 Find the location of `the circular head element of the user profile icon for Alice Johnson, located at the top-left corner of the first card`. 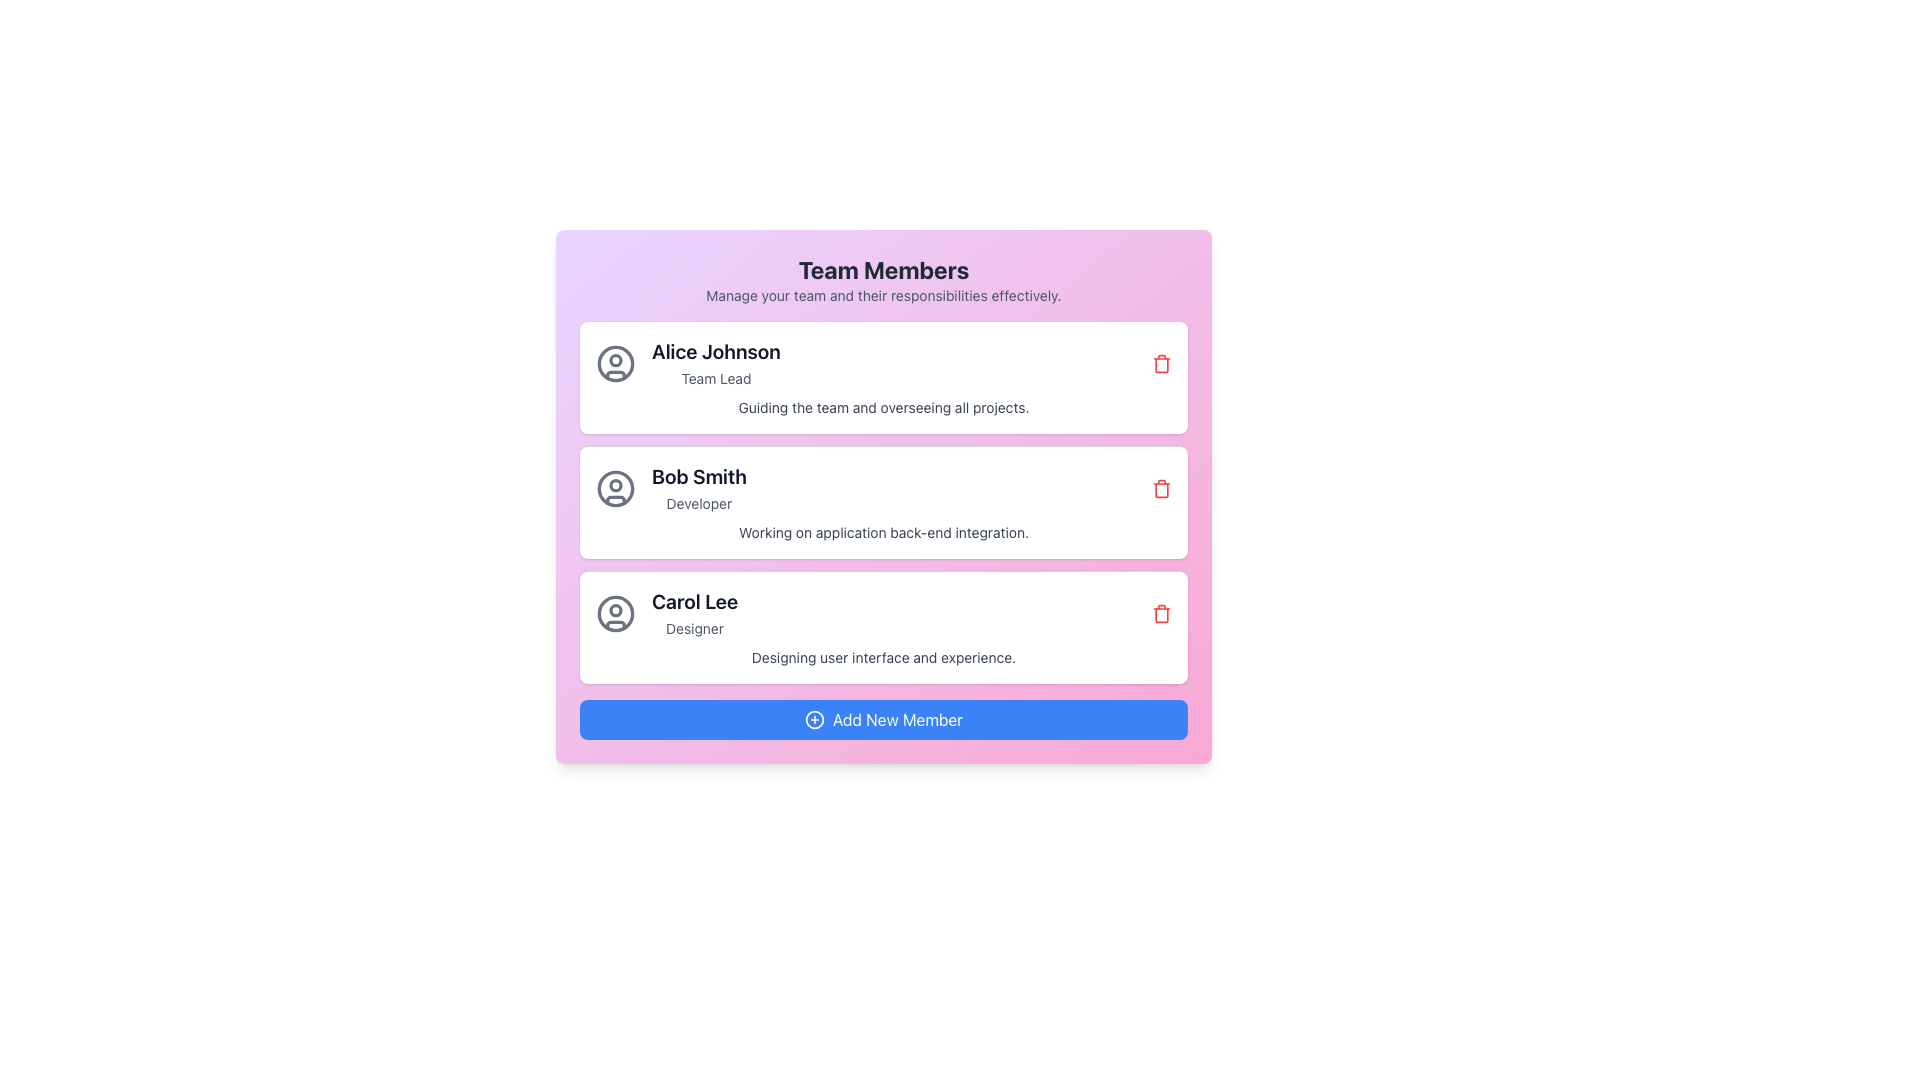

the circular head element of the user profile icon for Alice Johnson, located at the top-left corner of the first card is located at coordinates (614, 358).